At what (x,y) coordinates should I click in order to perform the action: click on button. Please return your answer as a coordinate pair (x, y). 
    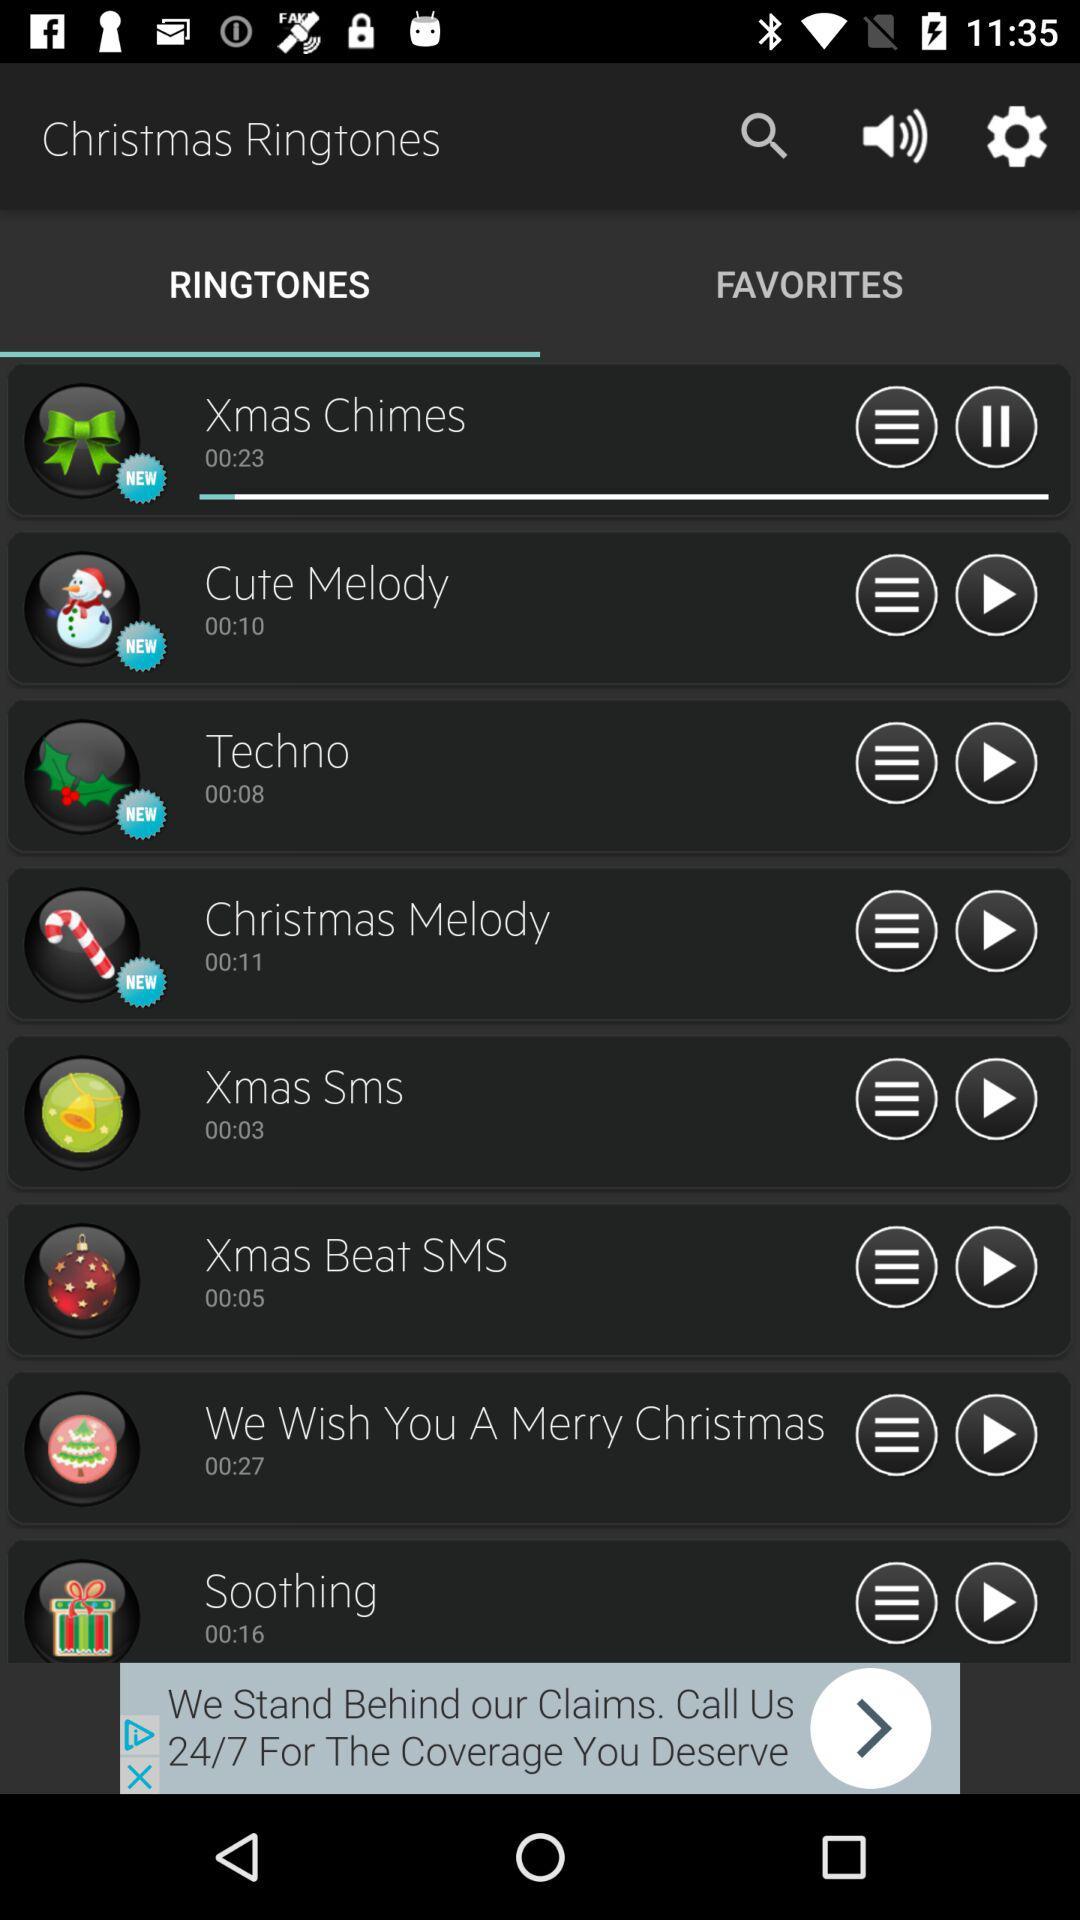
    Looking at the image, I should click on (995, 1267).